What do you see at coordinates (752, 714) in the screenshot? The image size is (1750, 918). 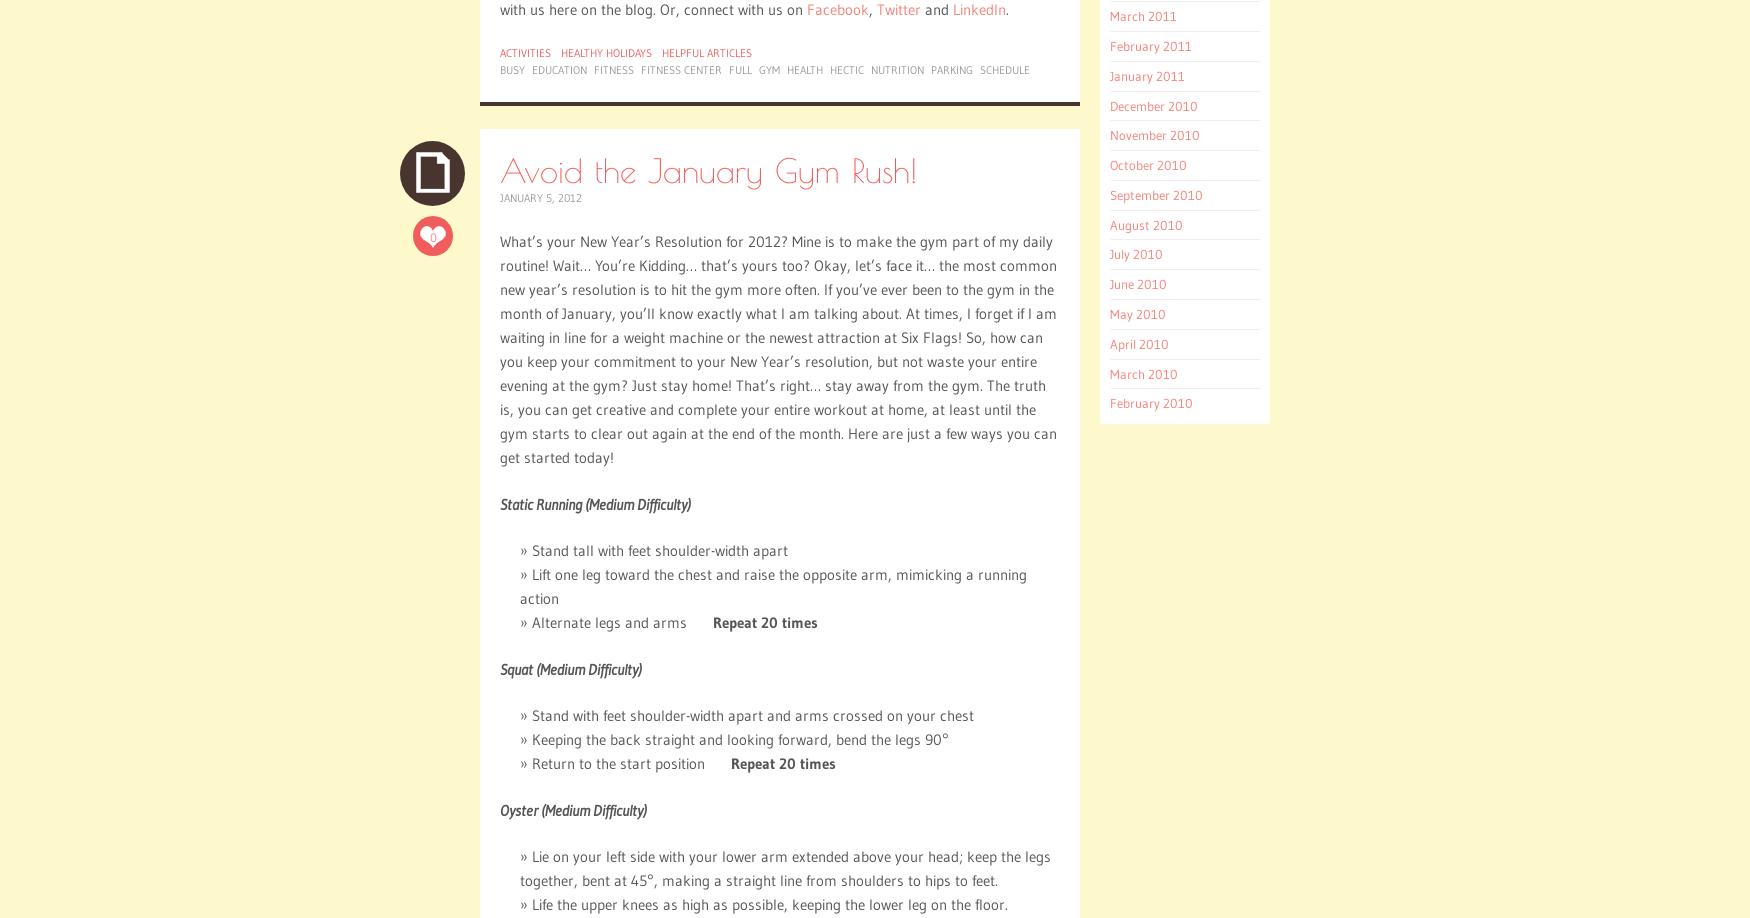 I see `'Stand with feet shoulder-width apart and arms crossed on your chest'` at bounding box center [752, 714].